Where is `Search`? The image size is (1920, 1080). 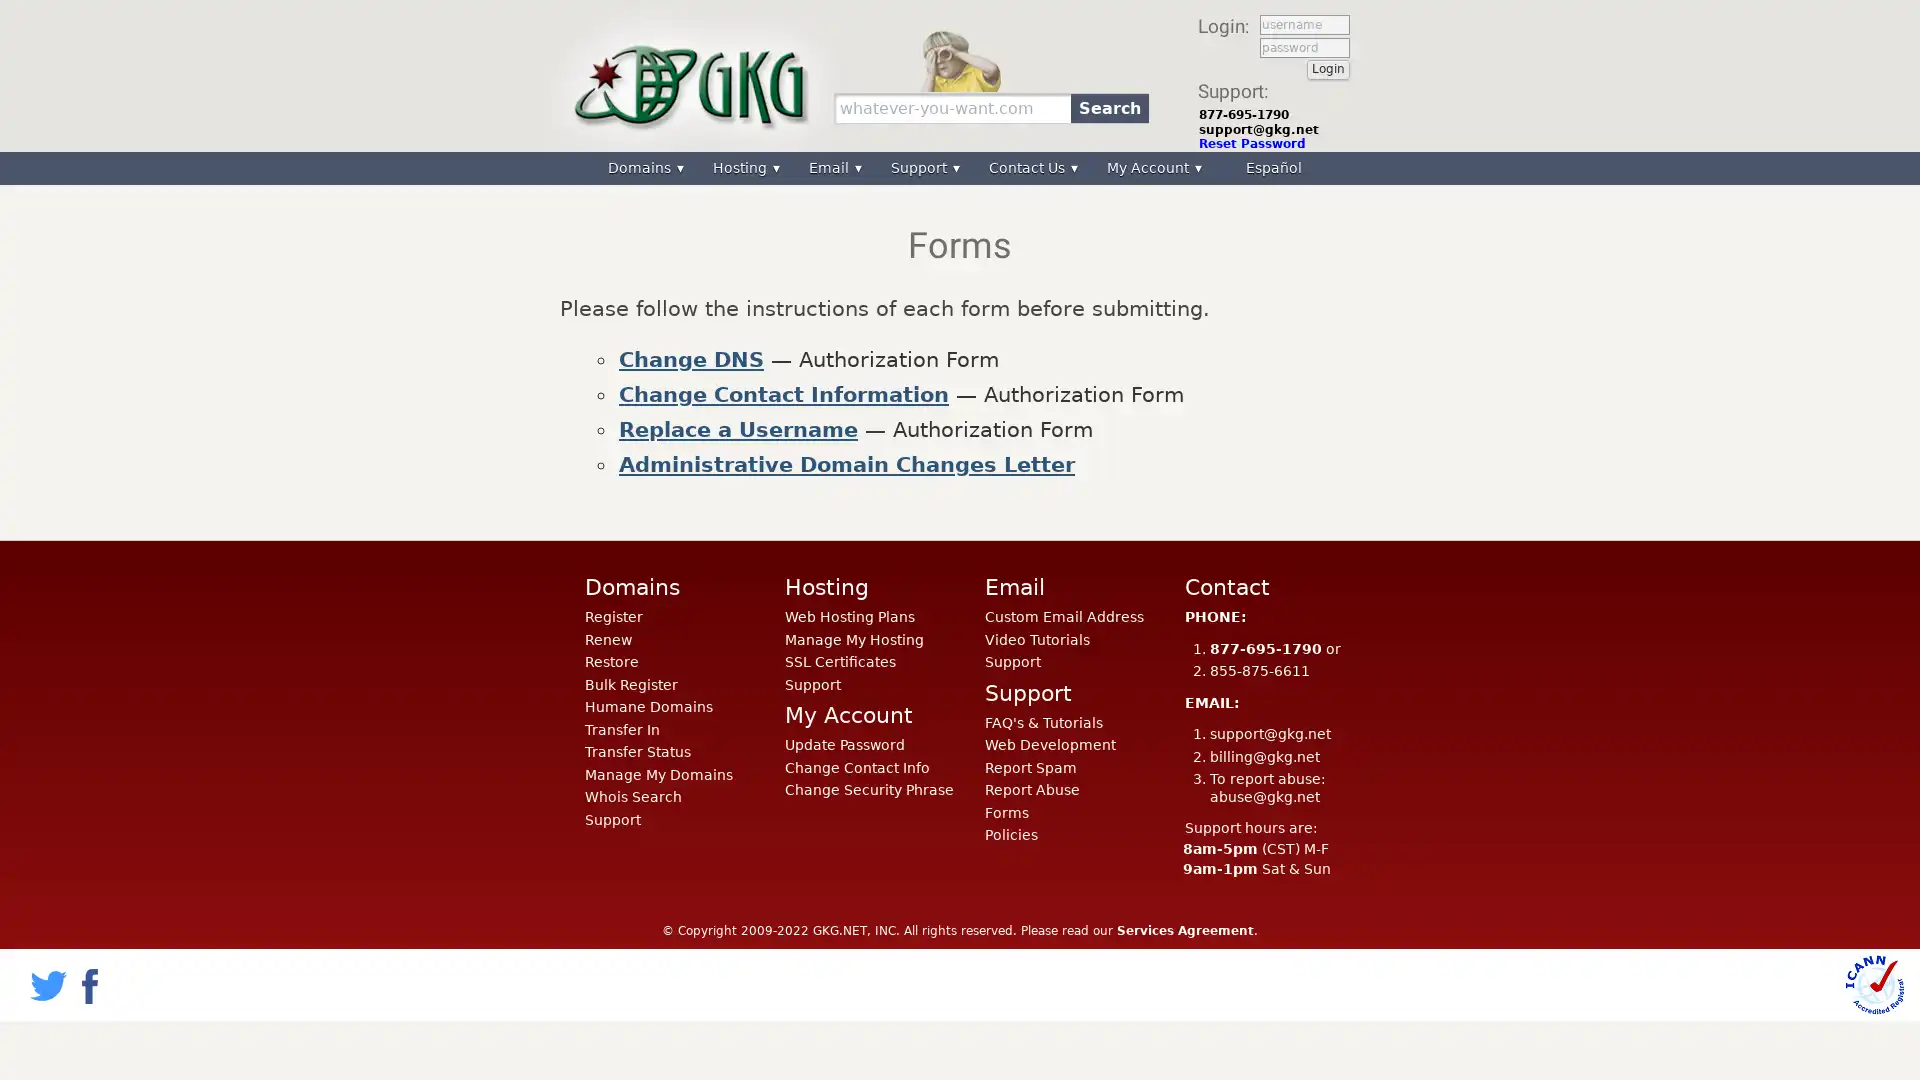 Search is located at coordinates (1108, 107).